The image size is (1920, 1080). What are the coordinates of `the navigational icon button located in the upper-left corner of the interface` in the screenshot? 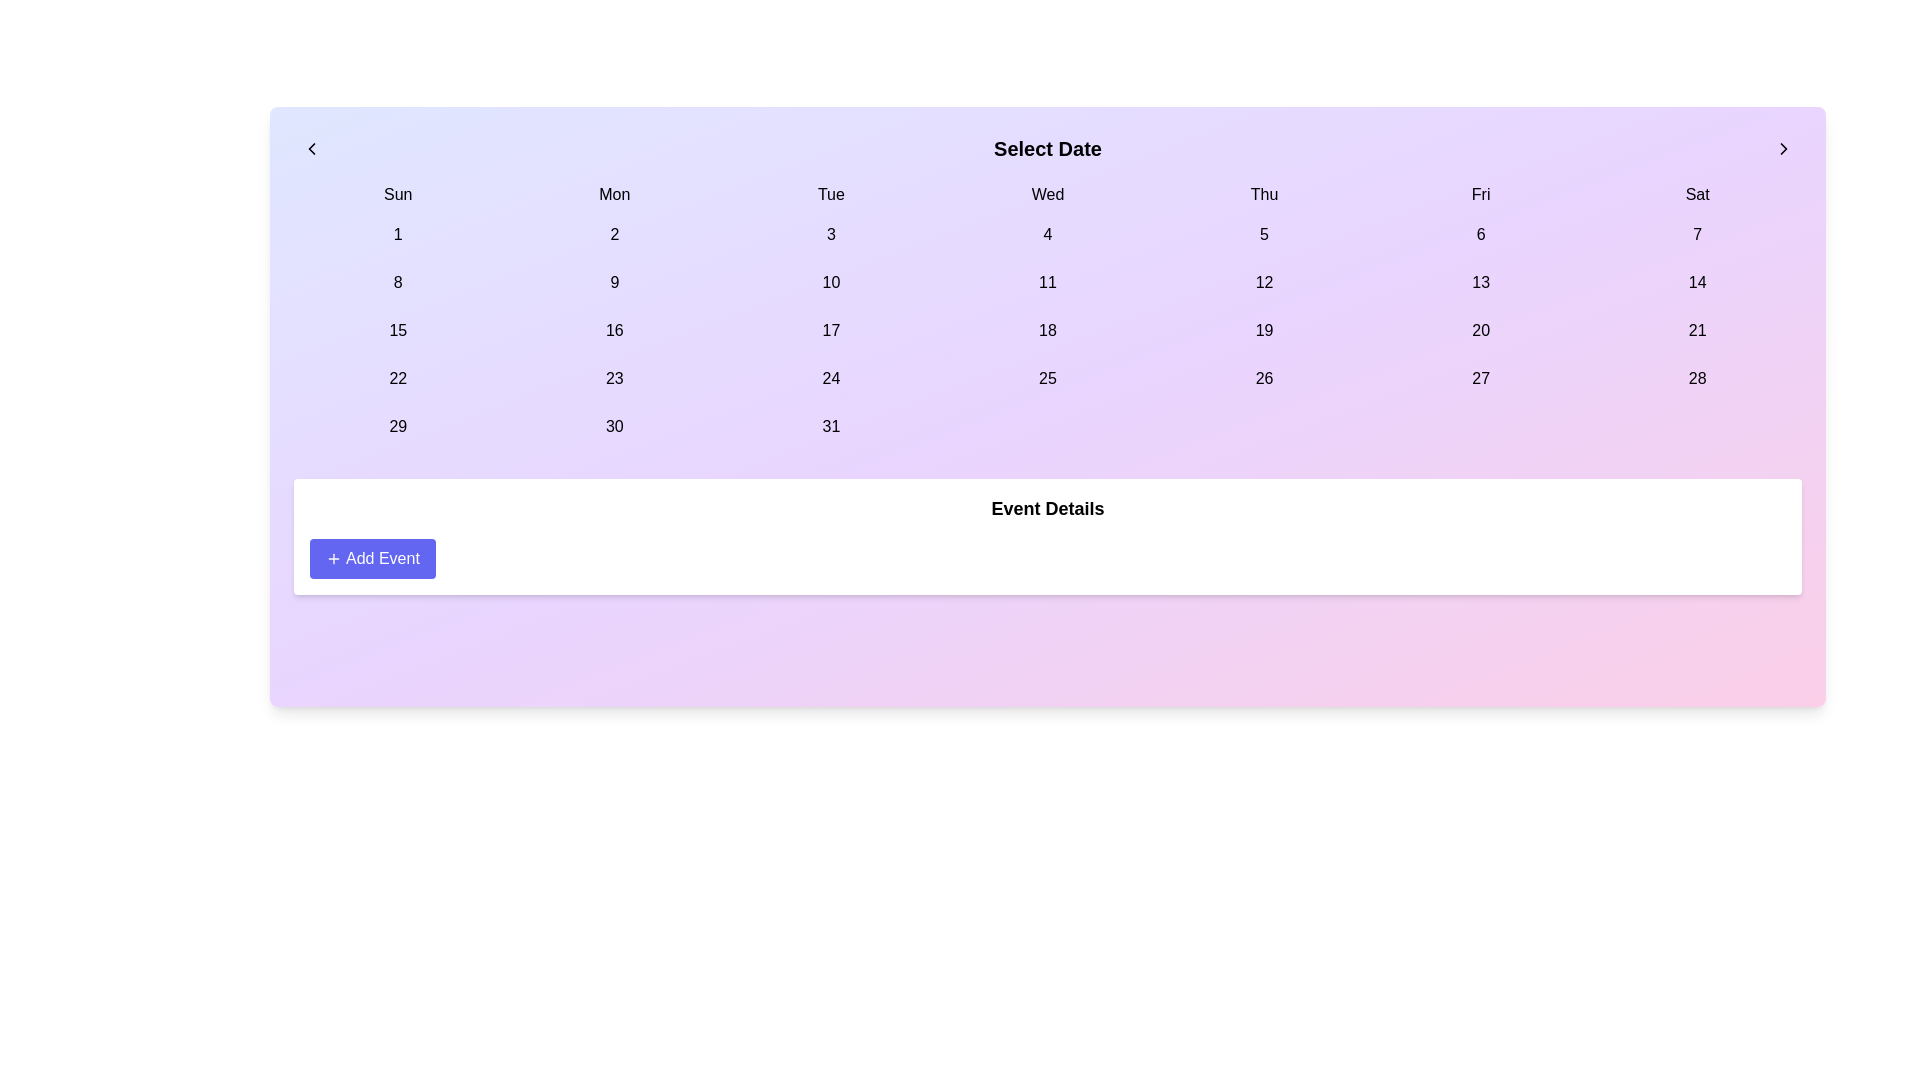 It's located at (311, 148).